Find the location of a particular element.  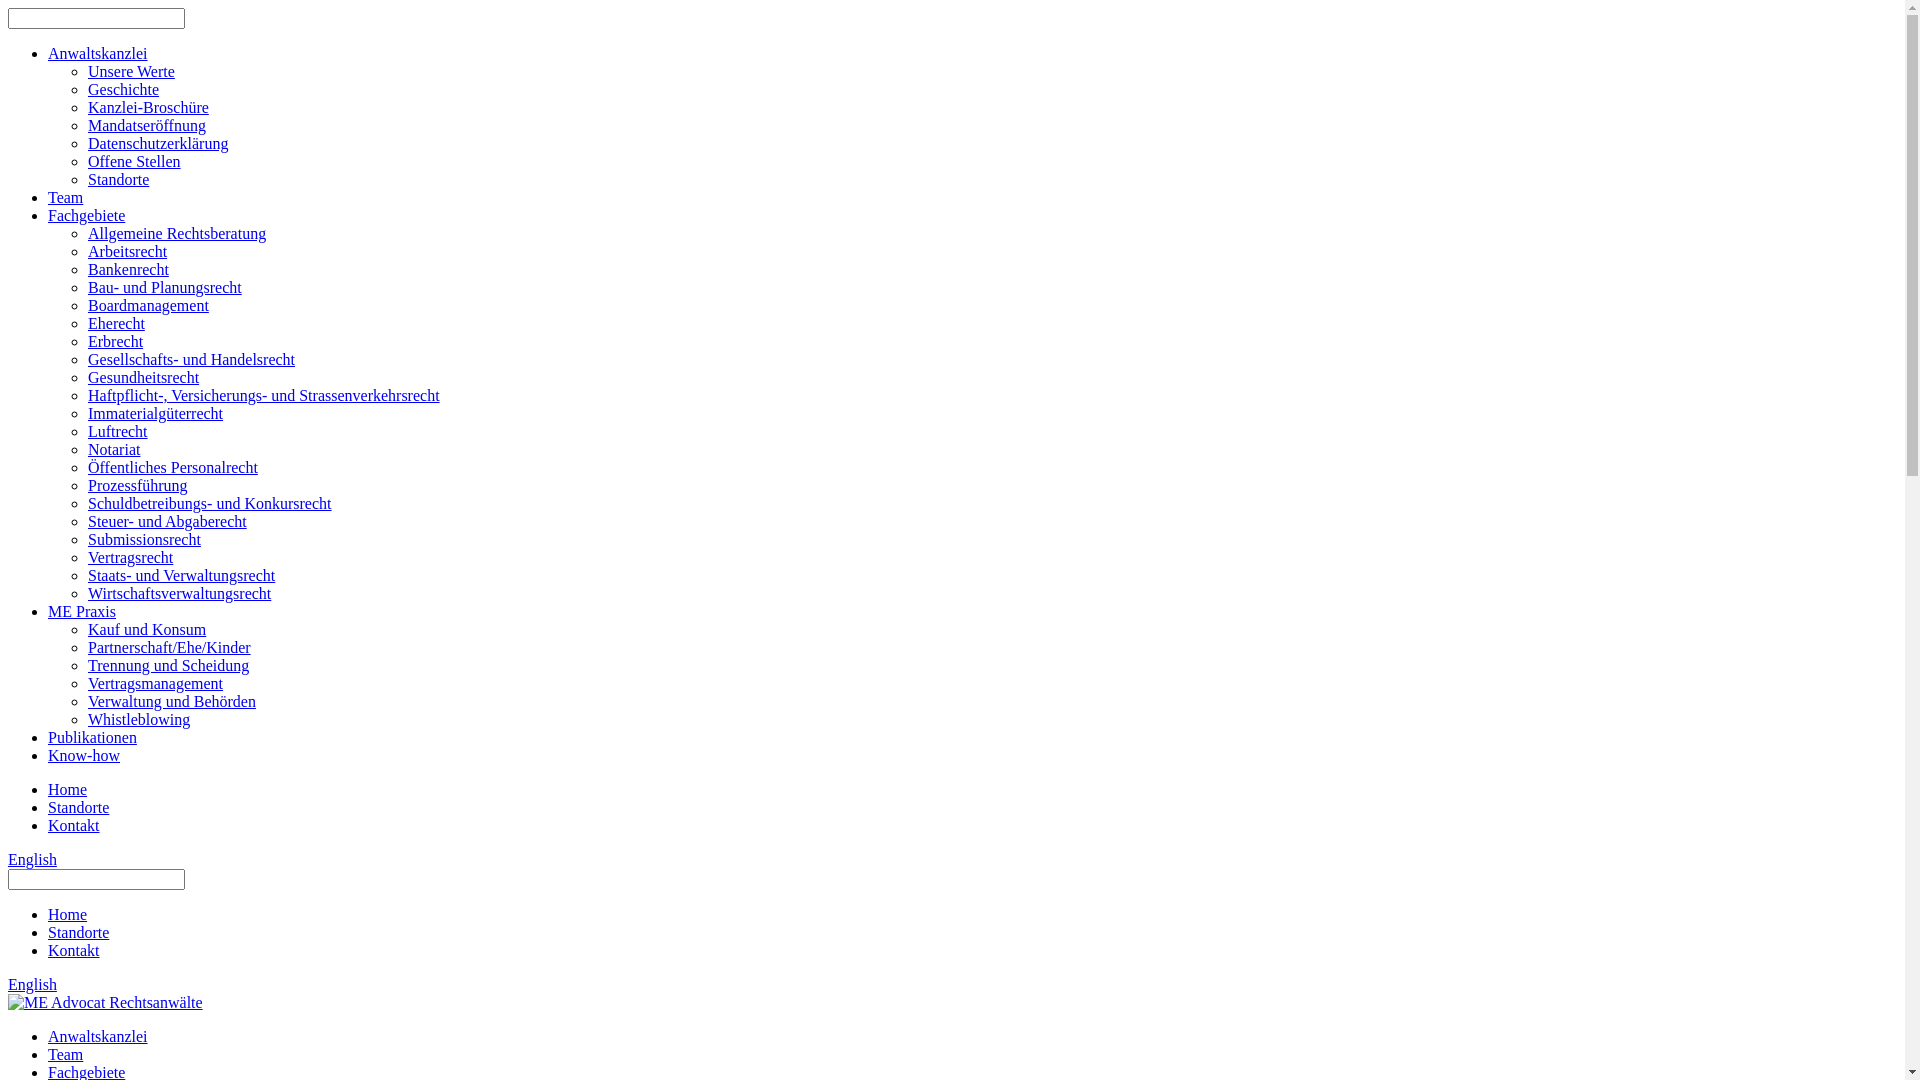

'Steuer- und Abgaberecht' is located at coordinates (167, 520).